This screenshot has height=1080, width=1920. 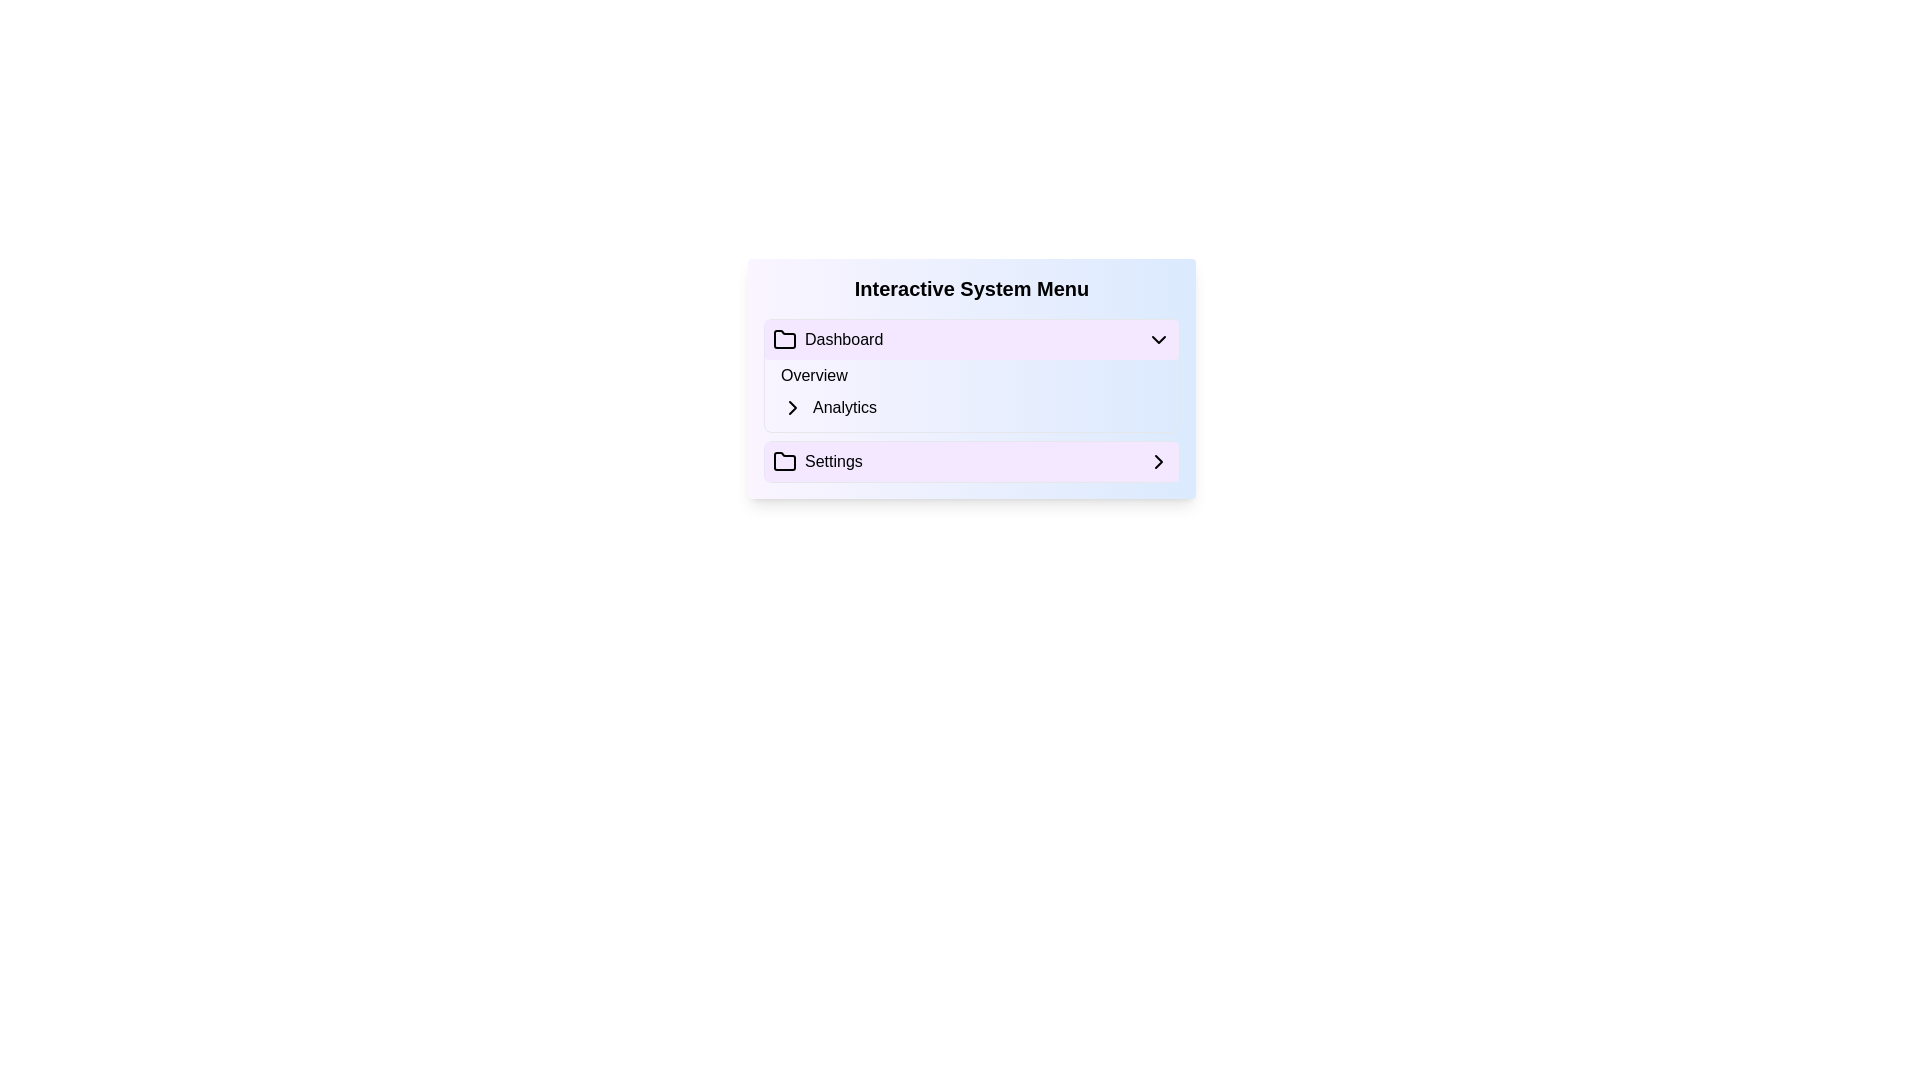 What do you see at coordinates (971, 462) in the screenshot?
I see `the interactive button 'Settings' with a light purple background and folder icon` at bounding box center [971, 462].